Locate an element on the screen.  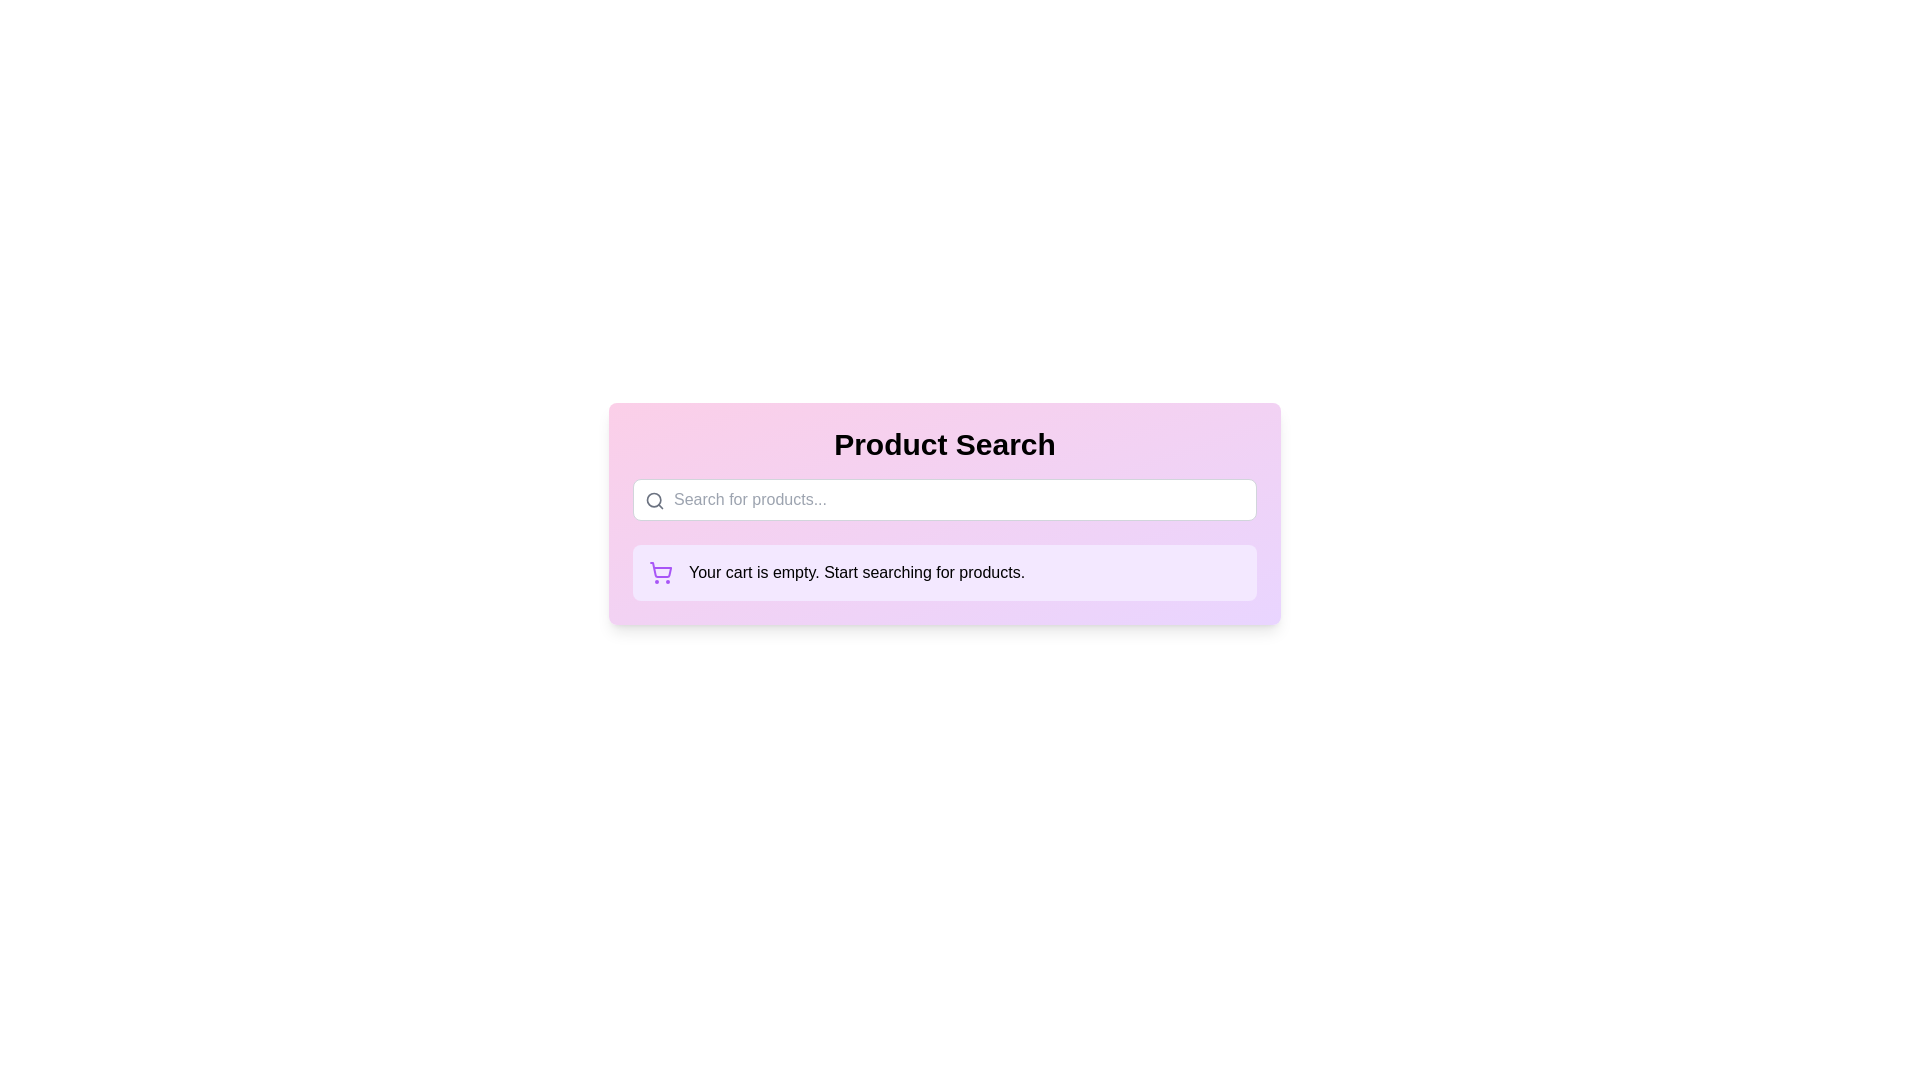
the text label that informs the user about the emptiness of their cart, located to the right of the cart icon is located at coordinates (857, 573).